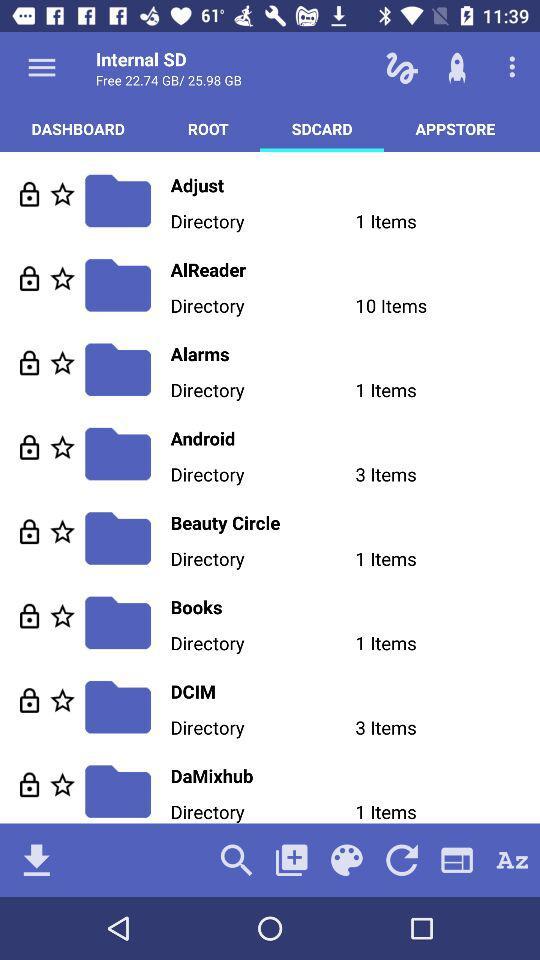  What do you see at coordinates (455, 127) in the screenshot?
I see `icon to the right of the sdcard` at bounding box center [455, 127].